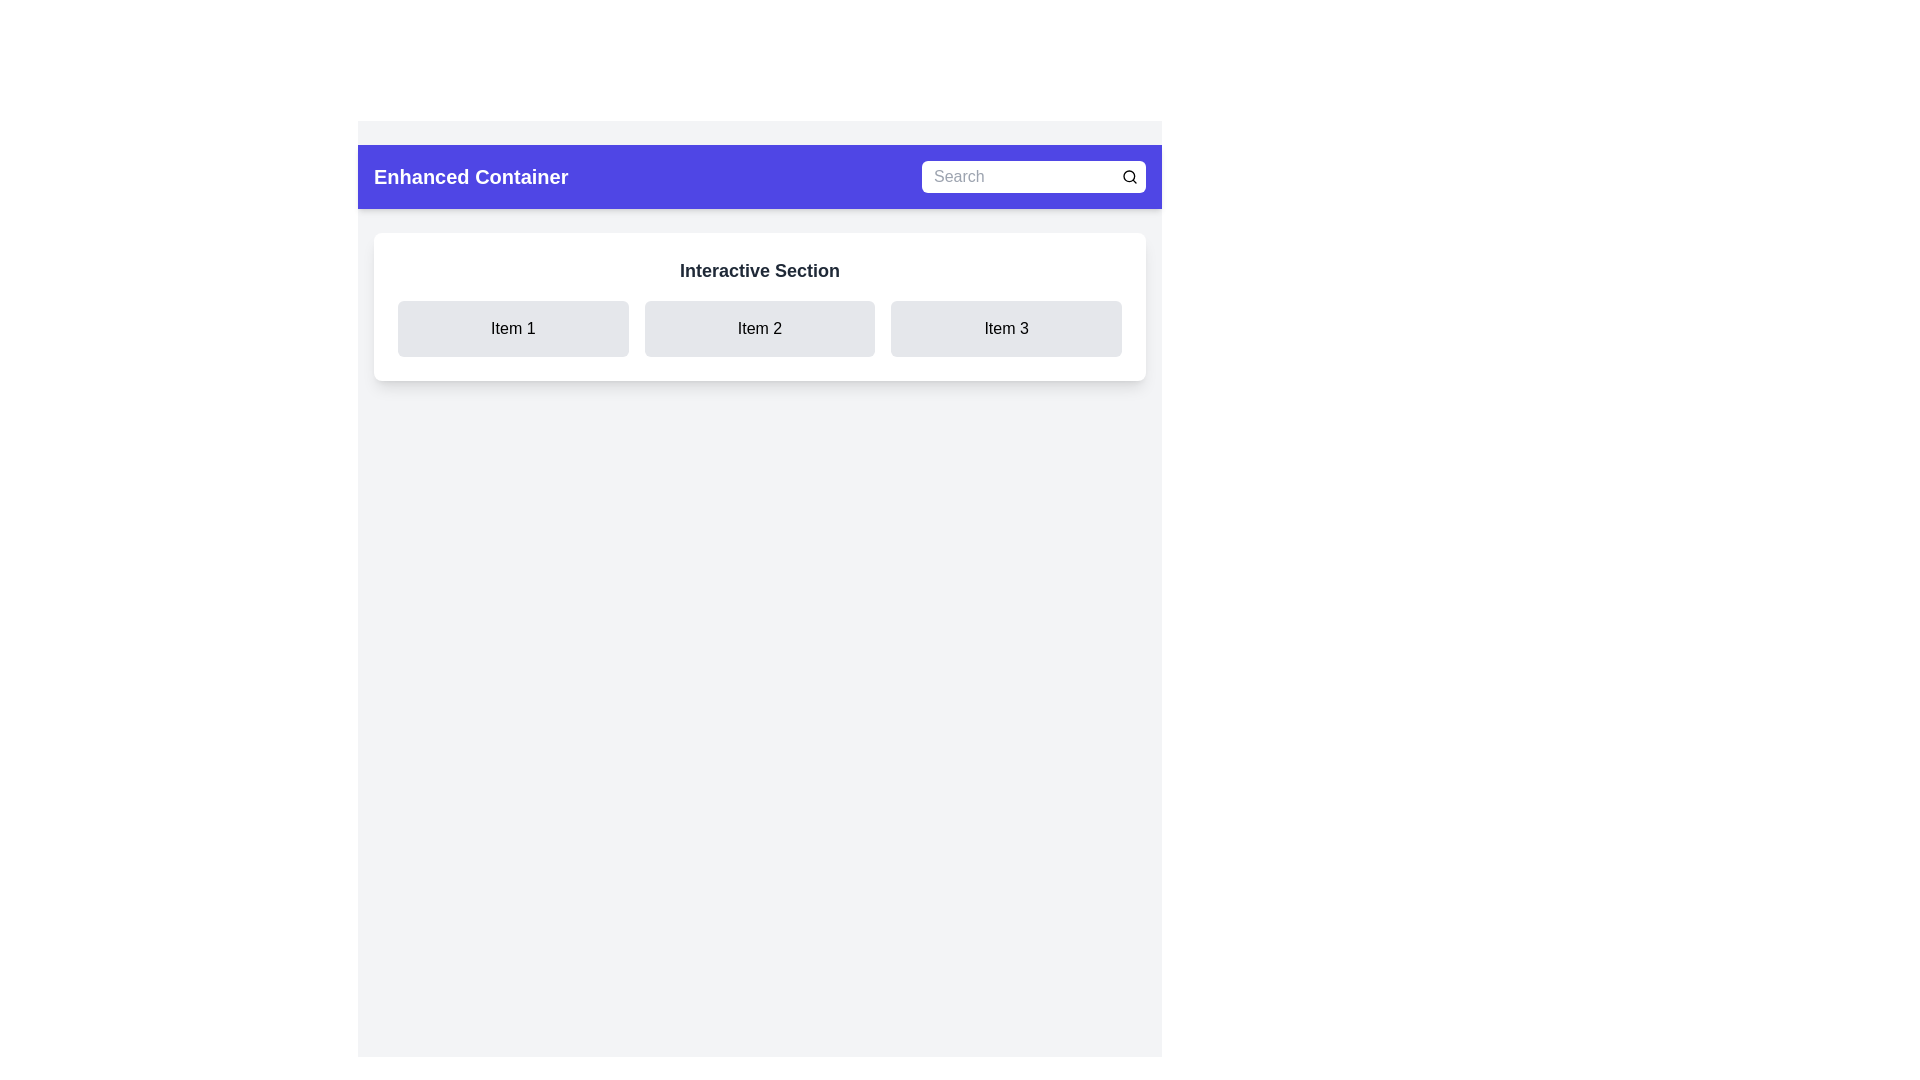 This screenshot has height=1080, width=1920. Describe the element at coordinates (758, 307) in the screenshot. I see `the items in the 'Interactive Section' which contains 'Item 1', 'Item 2', and 'Item 3', styled within light gray boxes` at that location.